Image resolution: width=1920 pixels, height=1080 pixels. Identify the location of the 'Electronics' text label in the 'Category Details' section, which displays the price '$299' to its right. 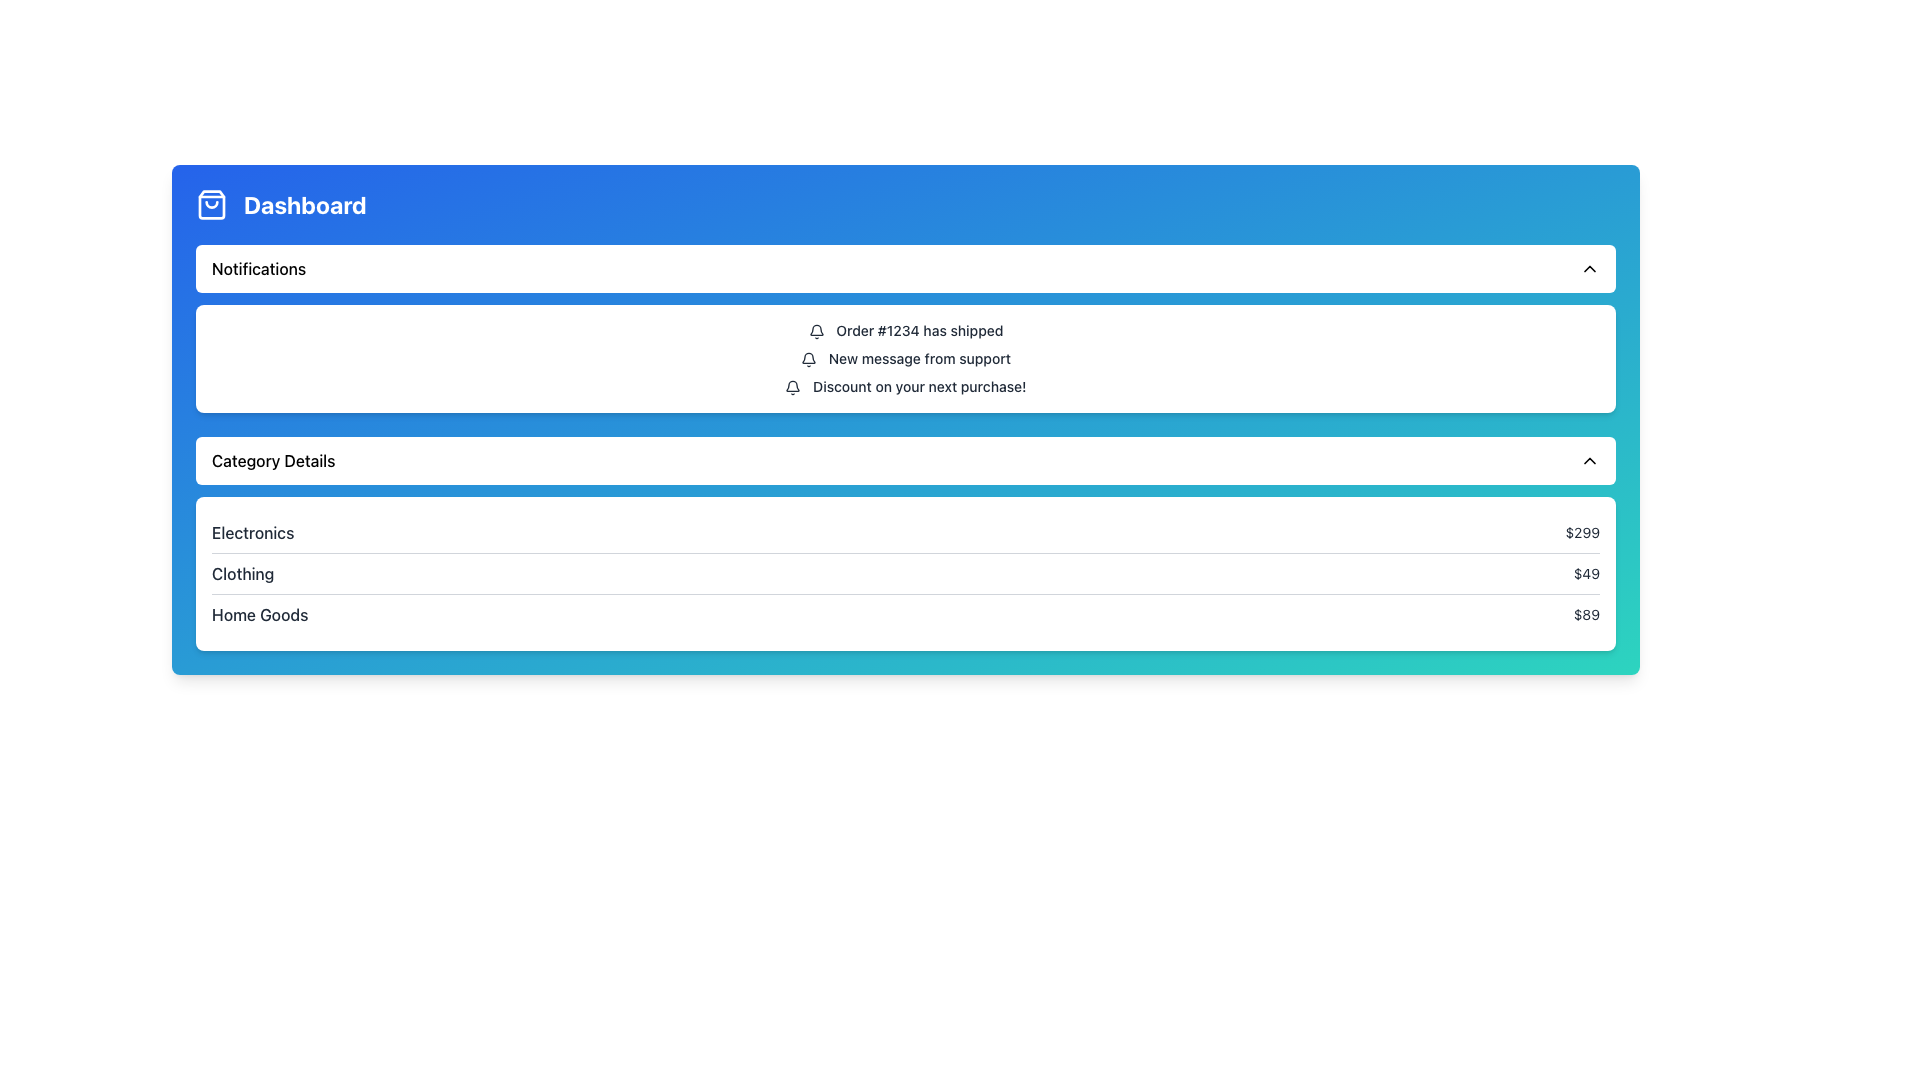
(252, 531).